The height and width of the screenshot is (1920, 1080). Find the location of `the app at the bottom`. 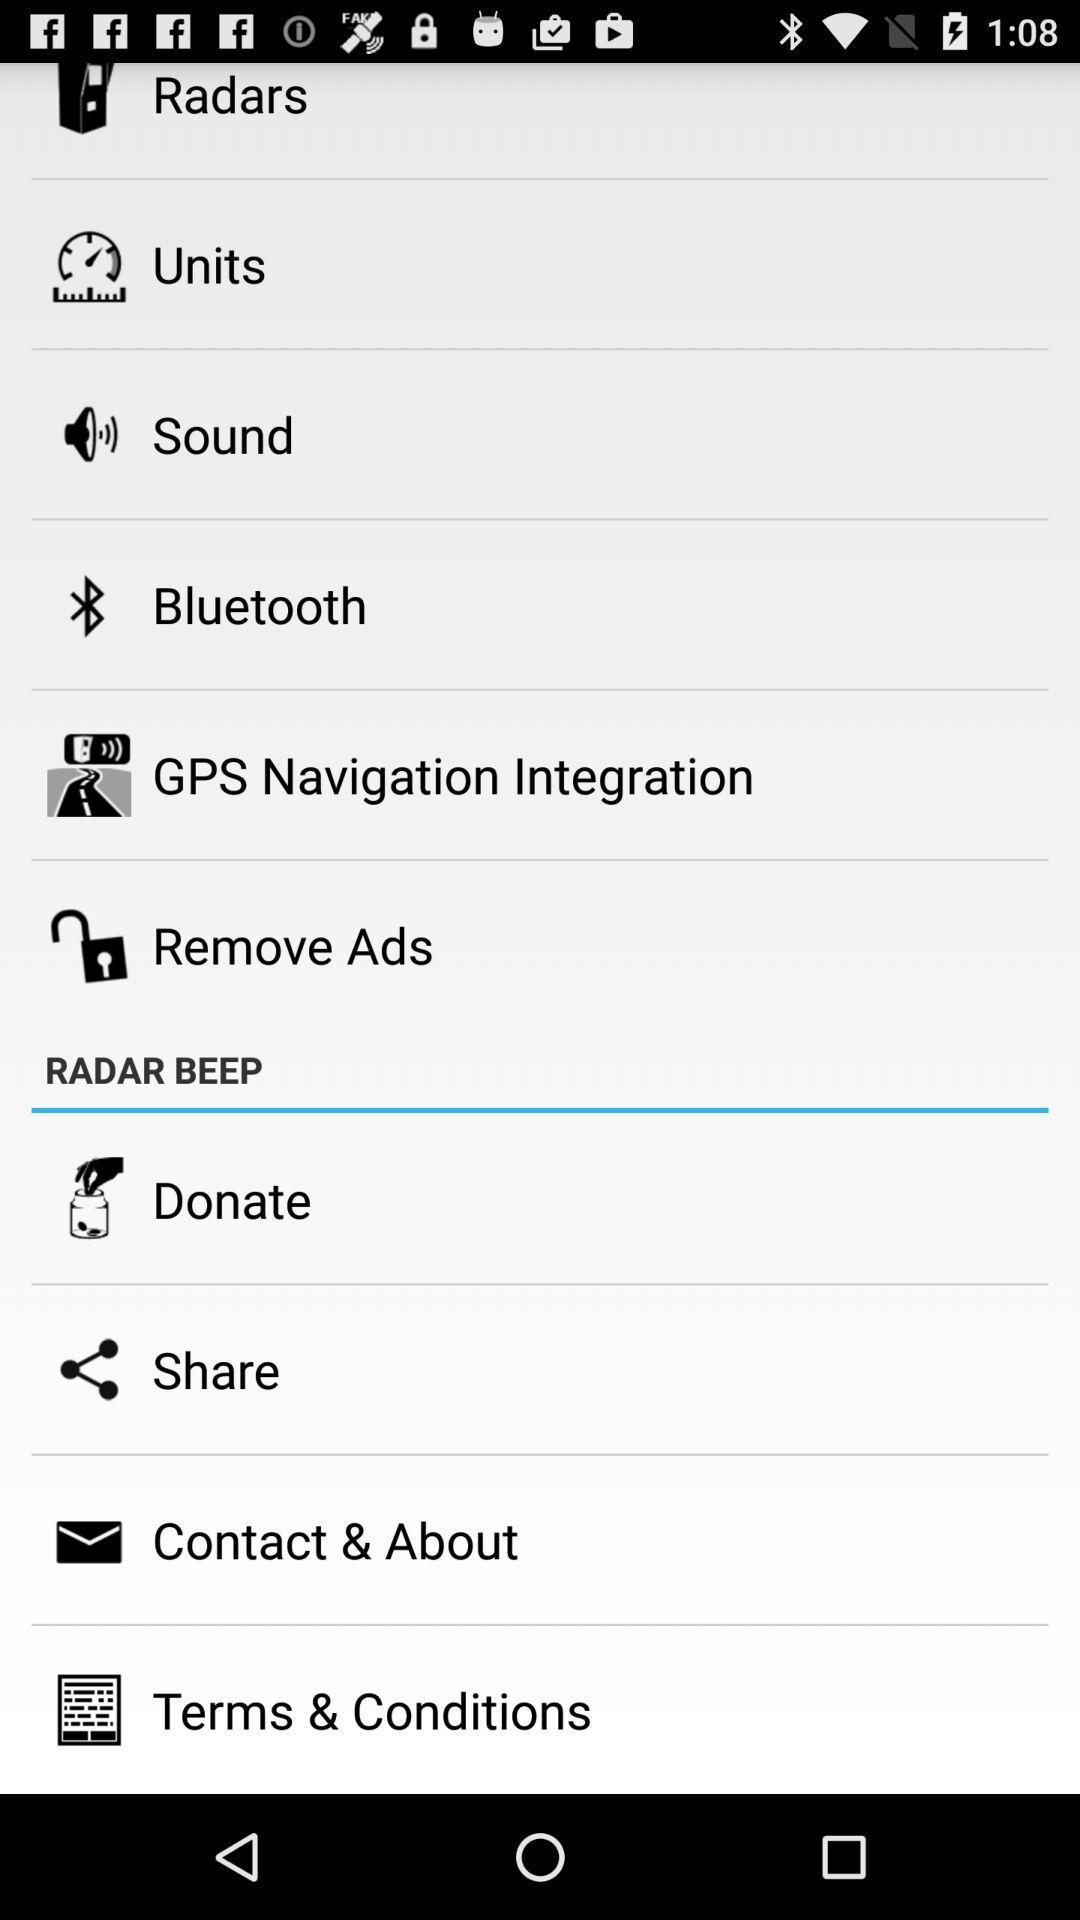

the app at the bottom is located at coordinates (372, 1708).